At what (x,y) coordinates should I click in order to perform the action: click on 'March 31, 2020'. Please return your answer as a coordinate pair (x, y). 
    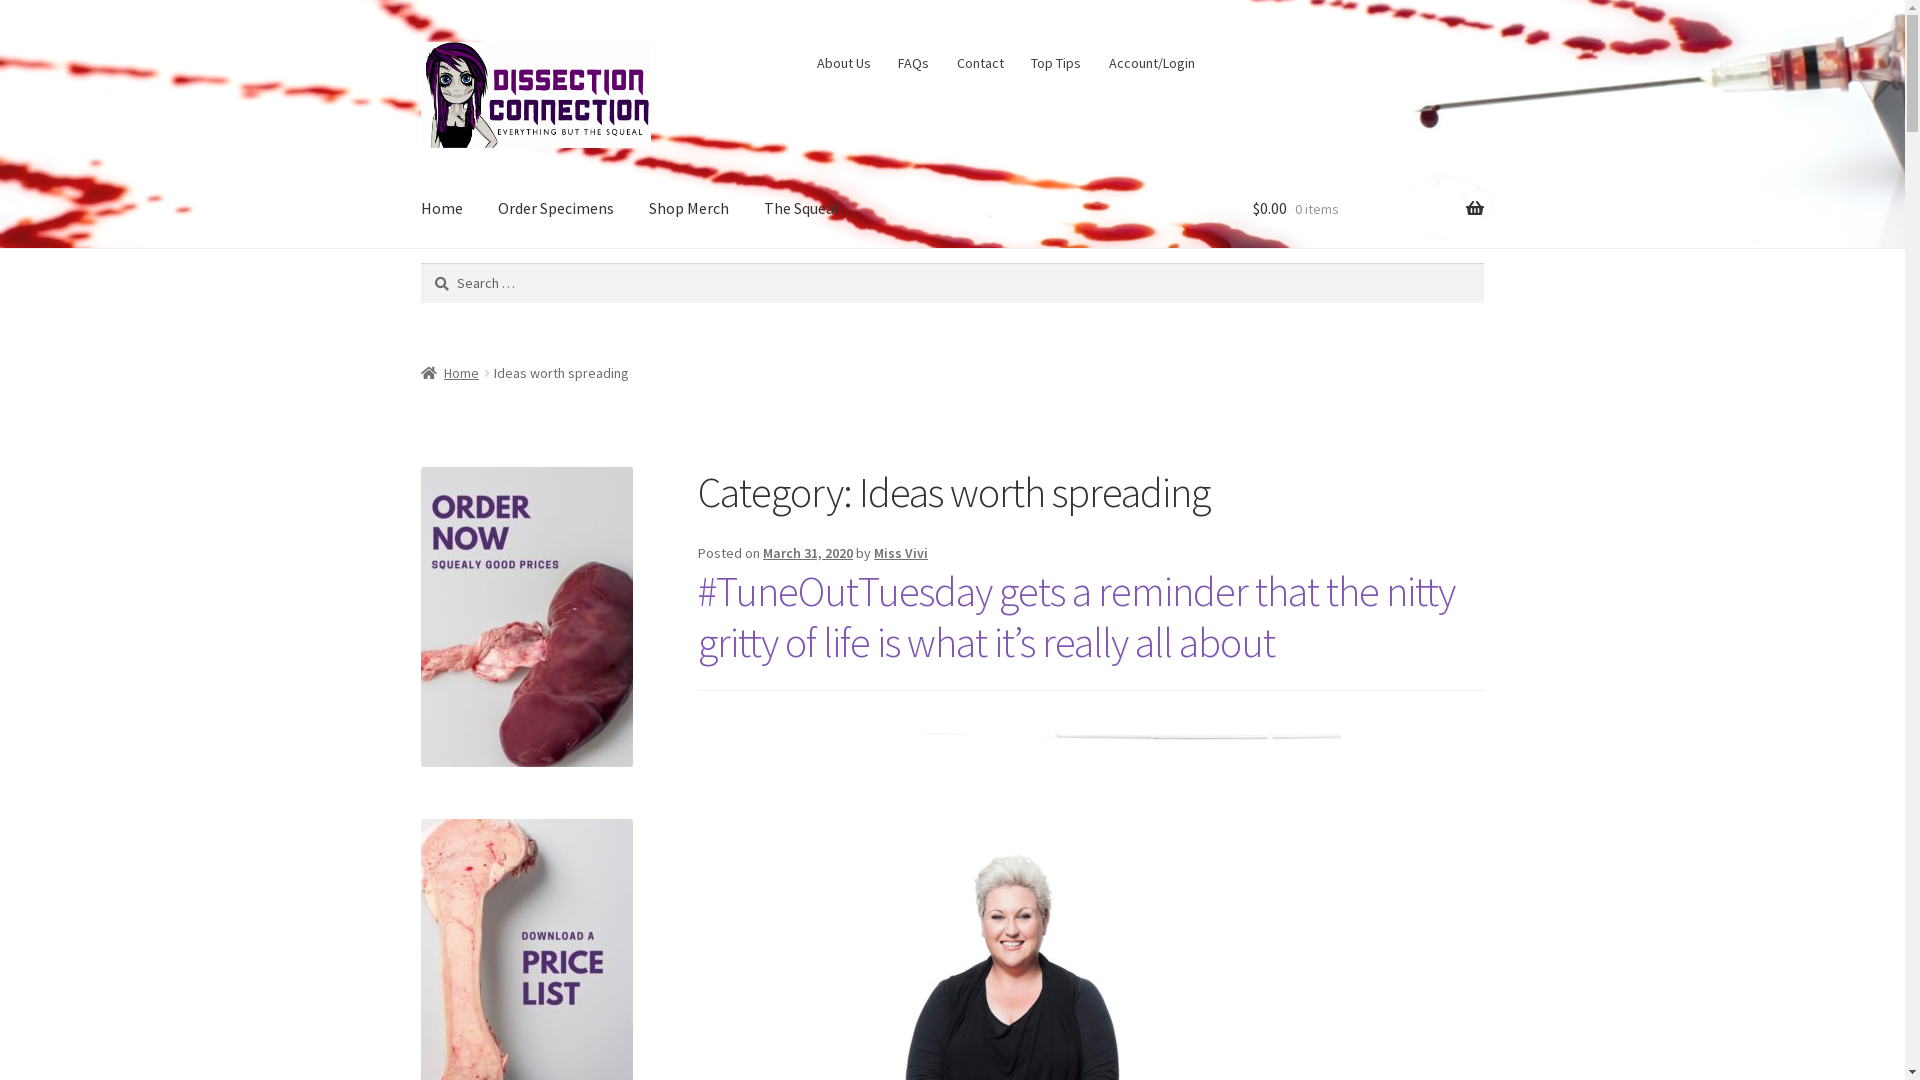
    Looking at the image, I should click on (807, 552).